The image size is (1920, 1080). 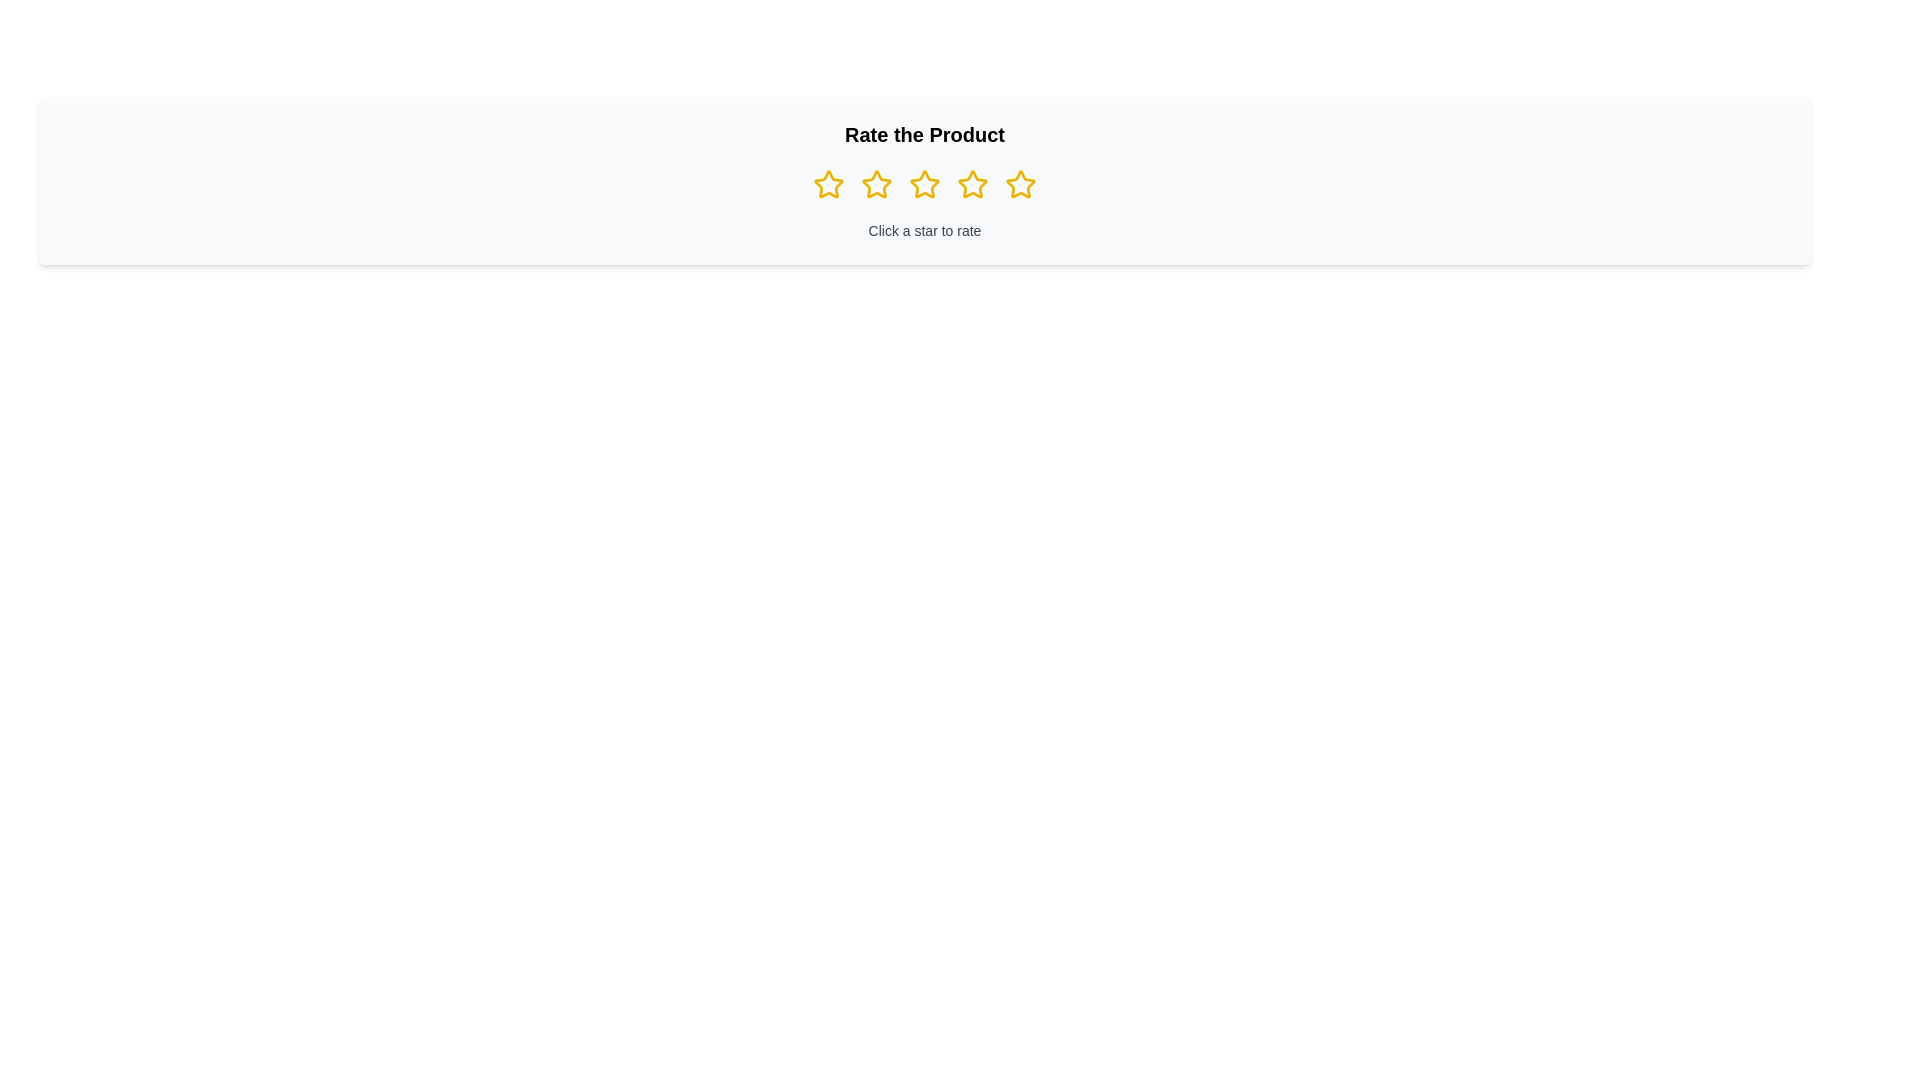 I want to click on the second star from the left in the row of five stars, so click(x=877, y=185).